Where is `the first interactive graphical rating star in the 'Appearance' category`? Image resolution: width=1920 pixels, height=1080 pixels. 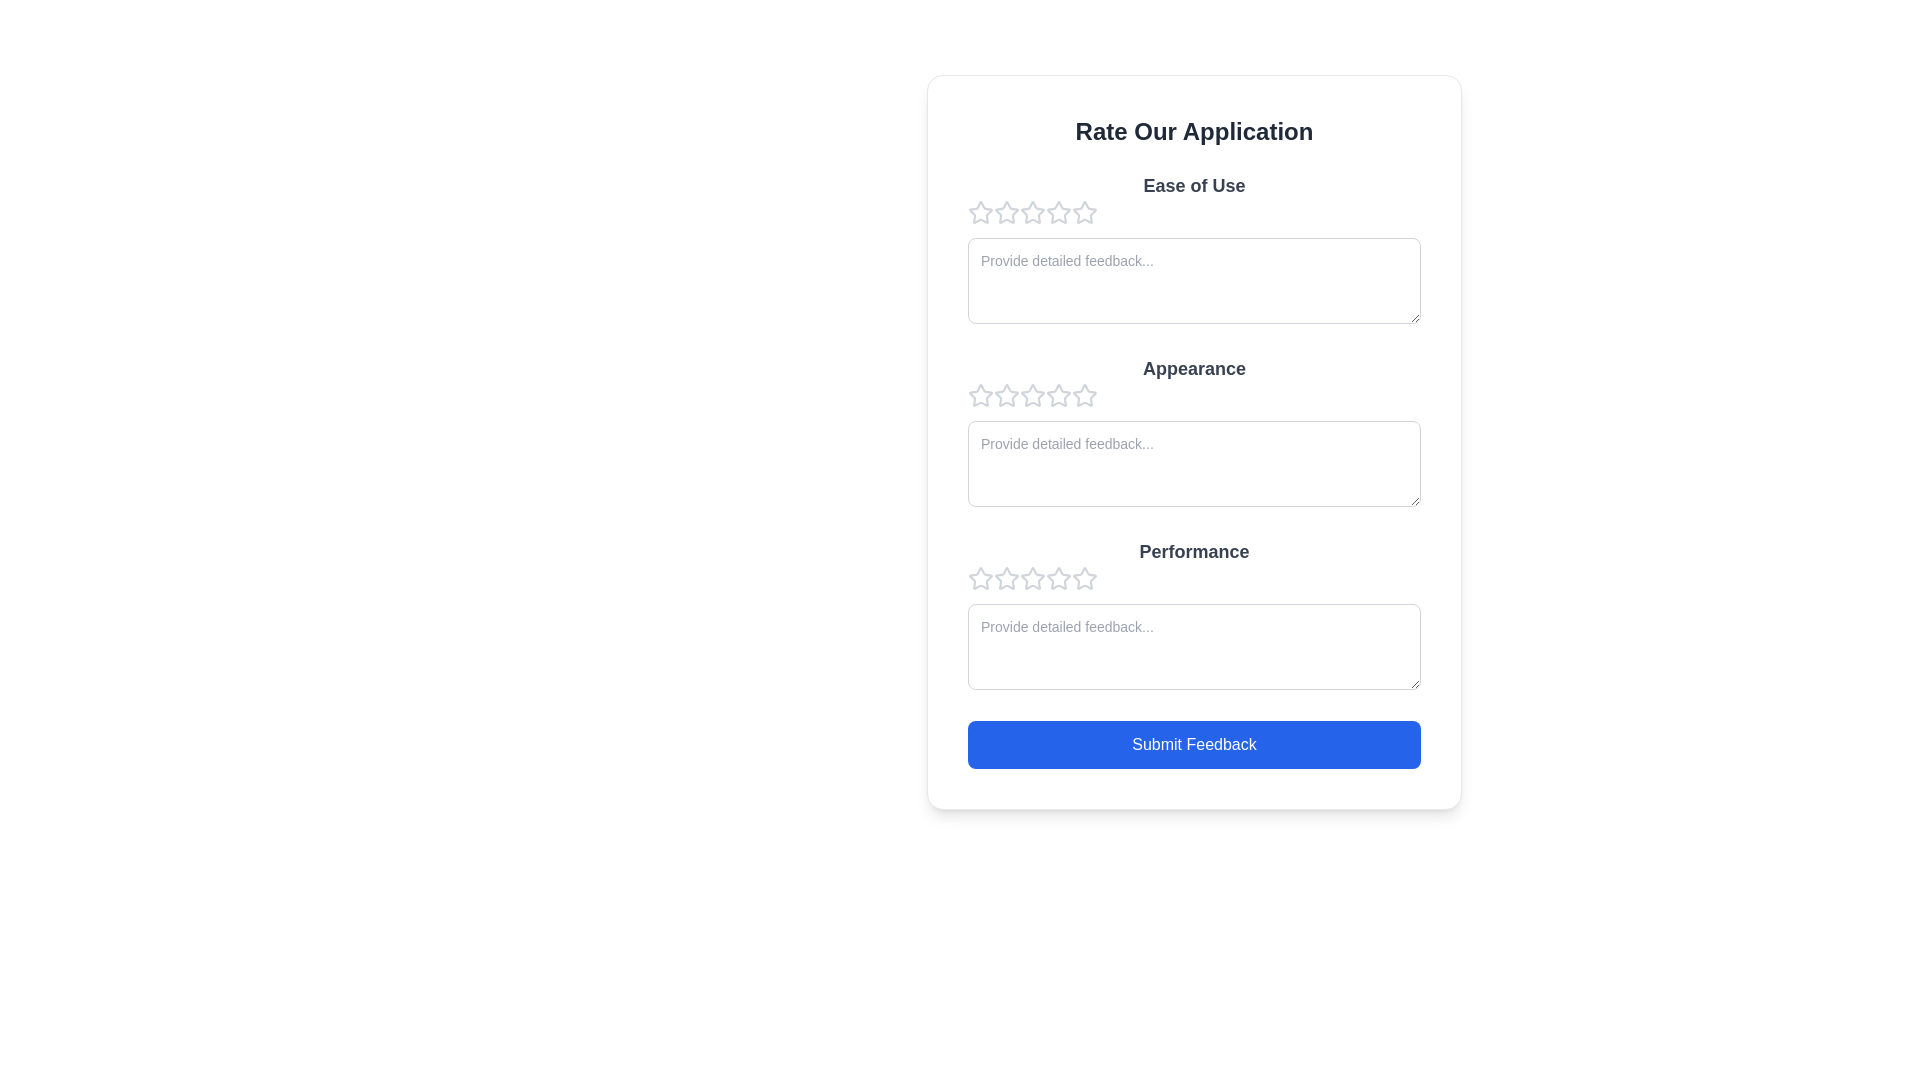
the first interactive graphical rating star in the 'Appearance' category is located at coordinates (1007, 395).